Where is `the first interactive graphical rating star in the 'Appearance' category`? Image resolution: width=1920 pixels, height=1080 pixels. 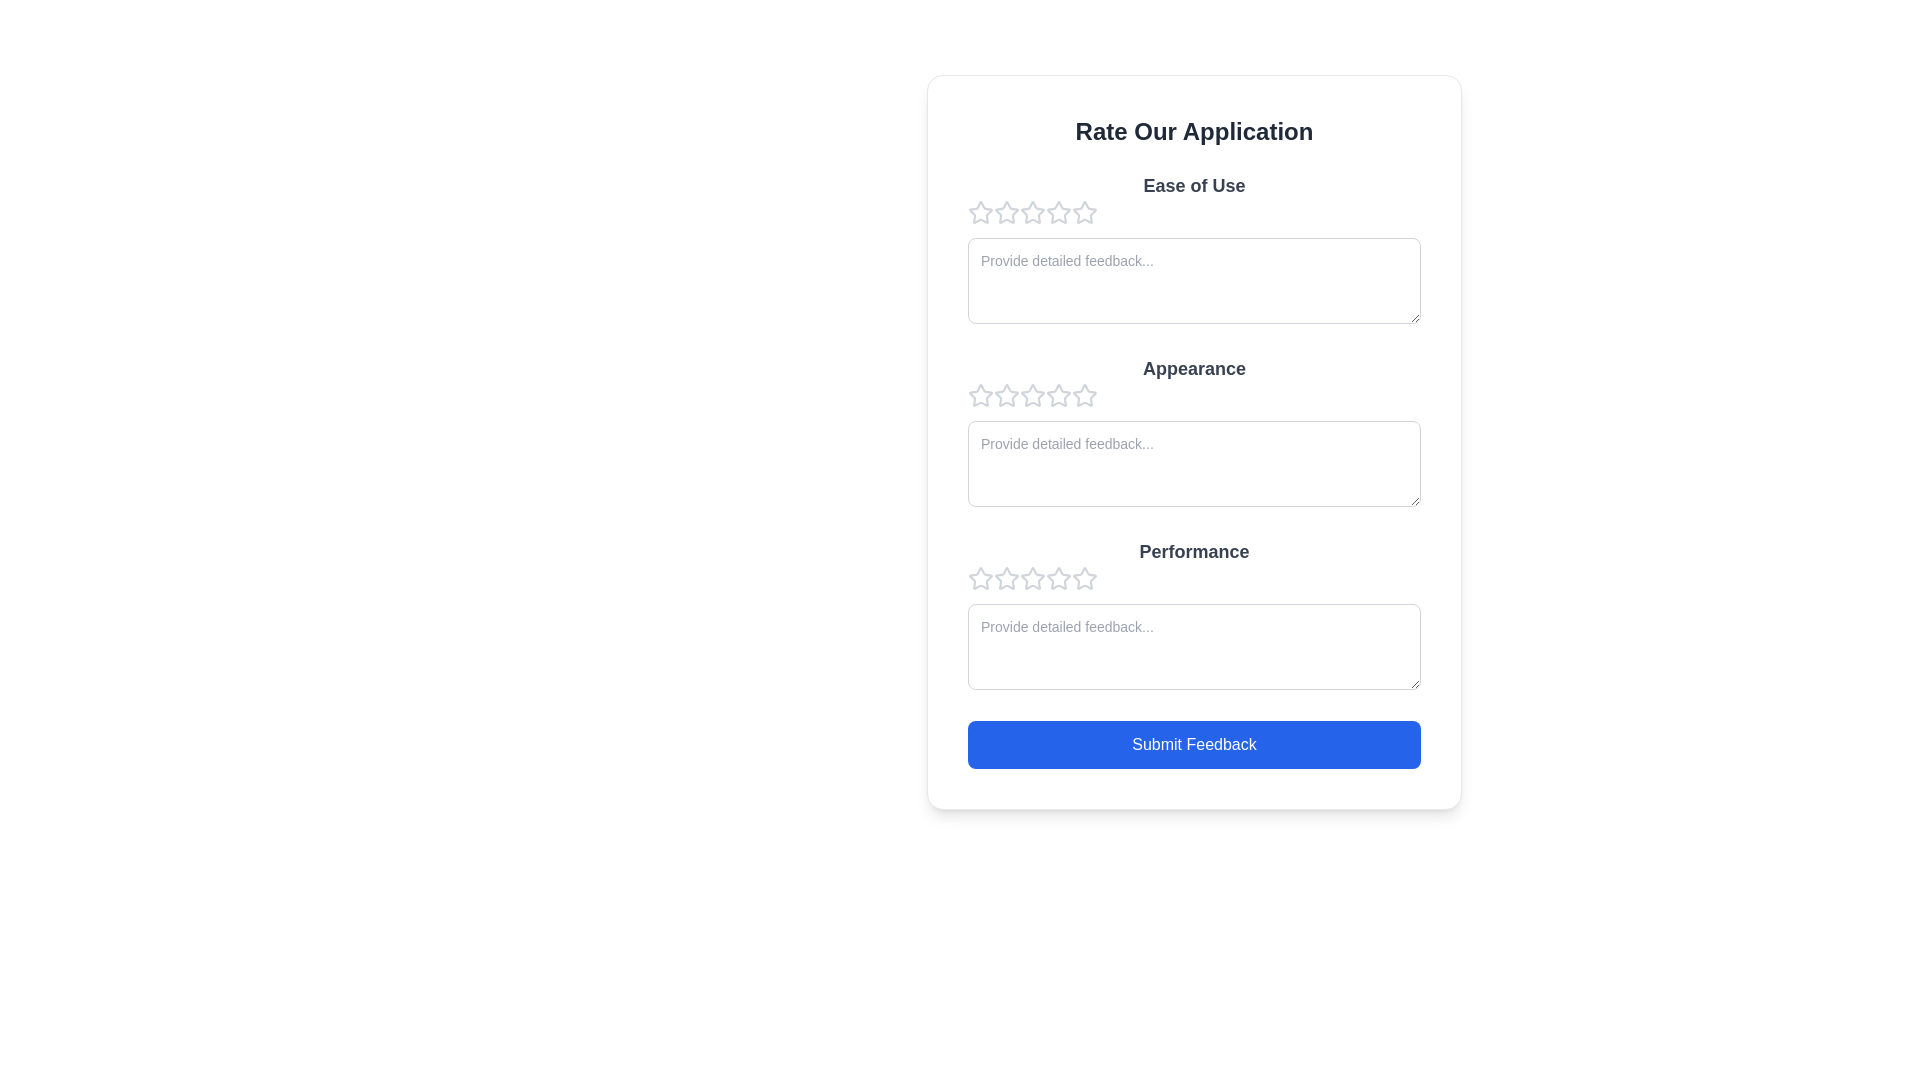
the first interactive graphical rating star in the 'Appearance' category is located at coordinates (1007, 395).